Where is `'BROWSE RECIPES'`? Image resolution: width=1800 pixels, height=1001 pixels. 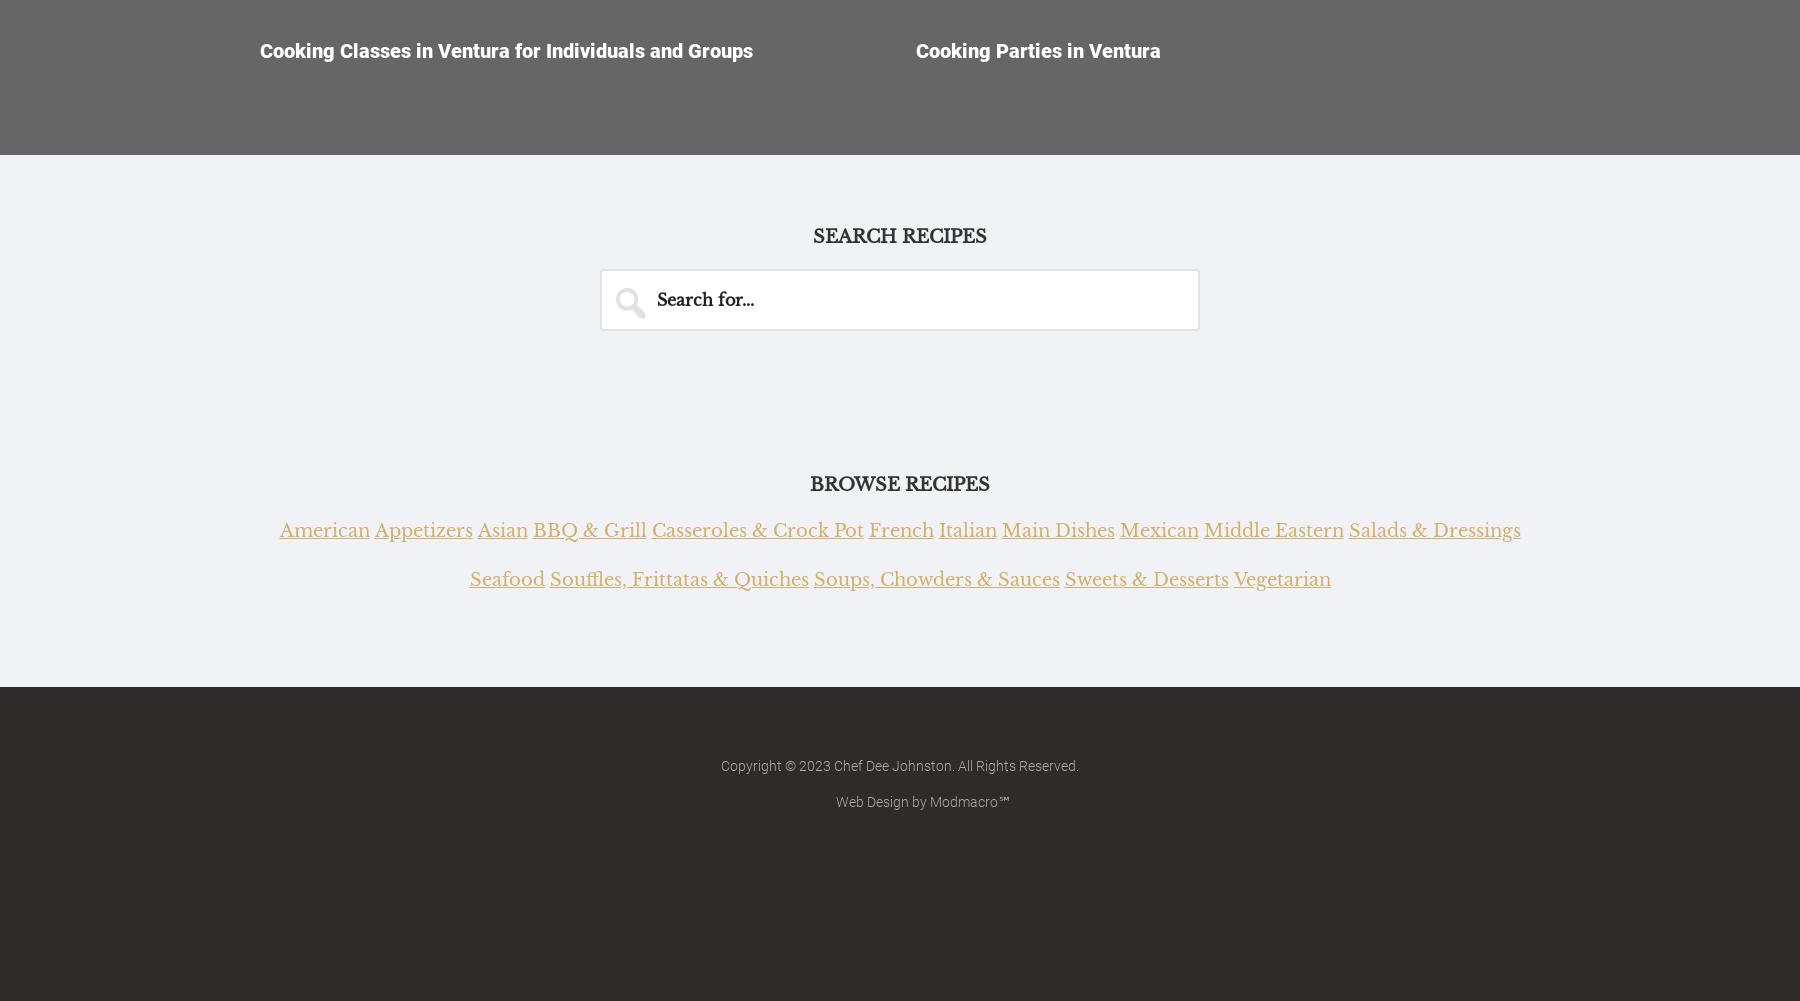
'BROWSE RECIPES' is located at coordinates (810, 484).